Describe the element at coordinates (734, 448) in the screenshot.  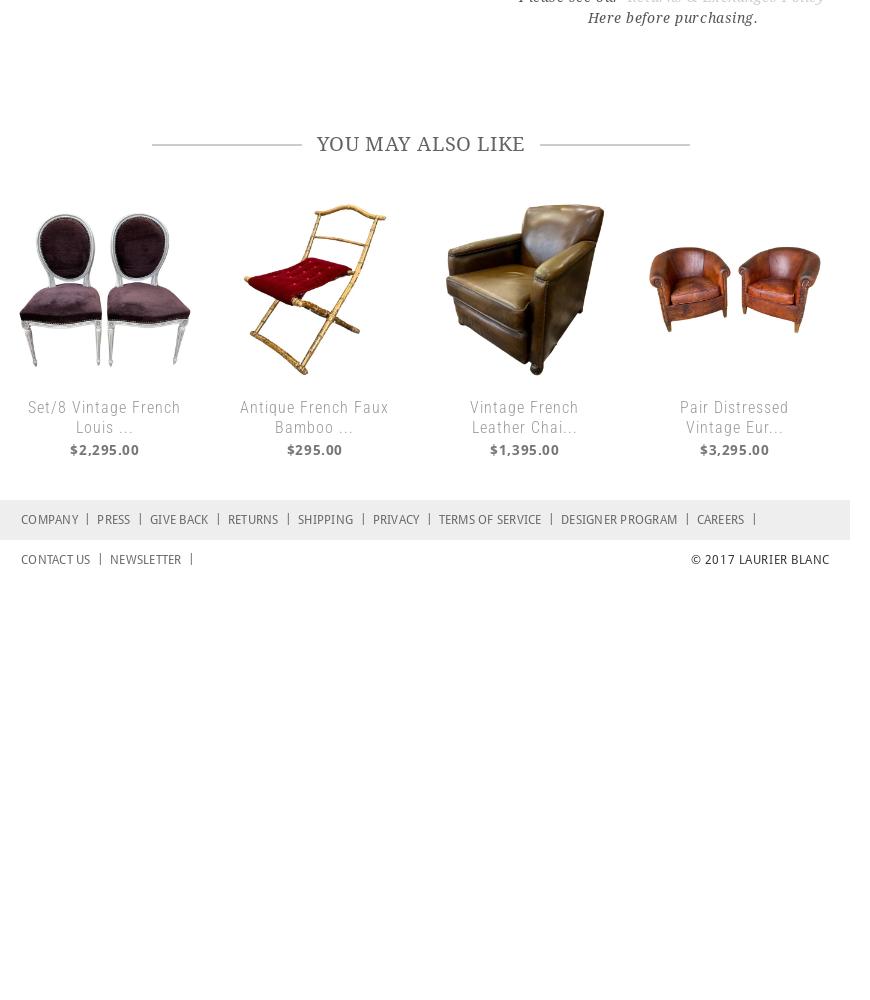
I see `'$3,295.00'` at that location.